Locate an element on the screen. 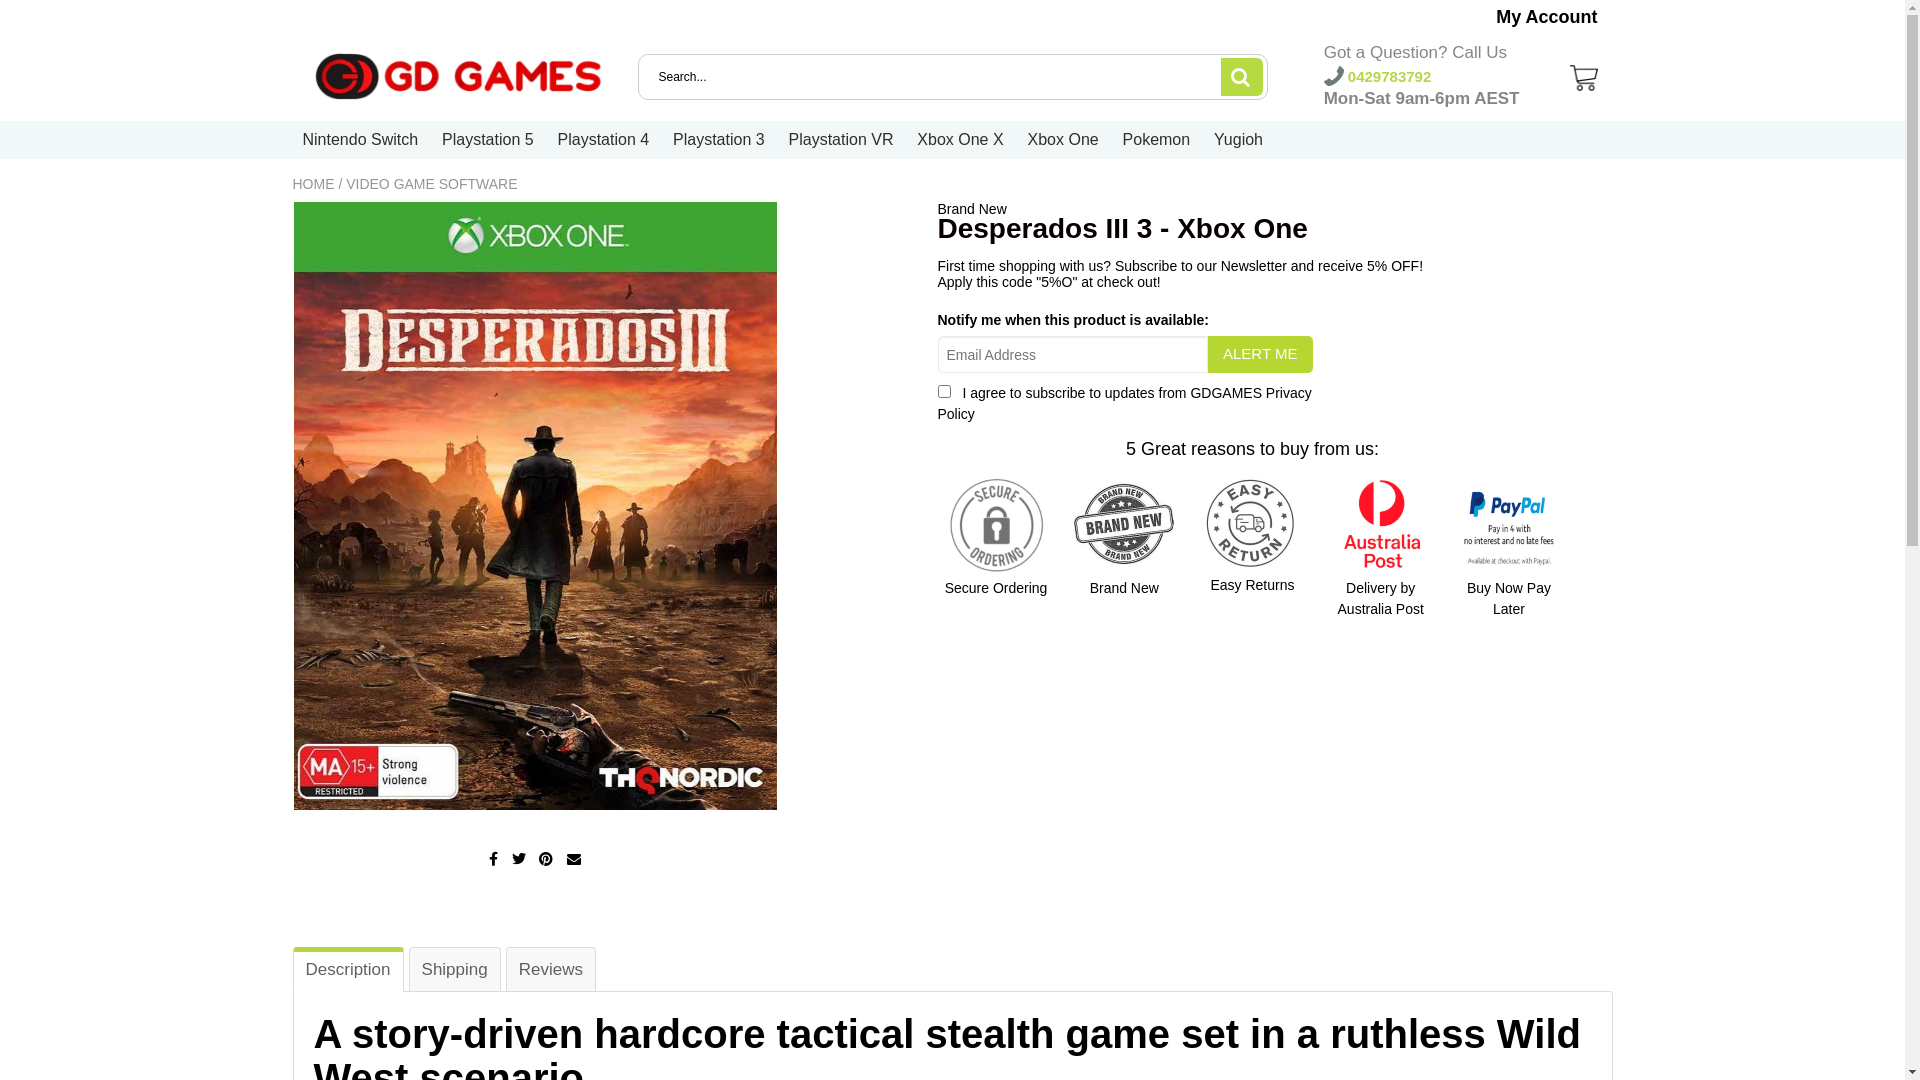 The width and height of the screenshot is (1920, 1080). 'Nintendo Switch' is located at coordinates (360, 138).